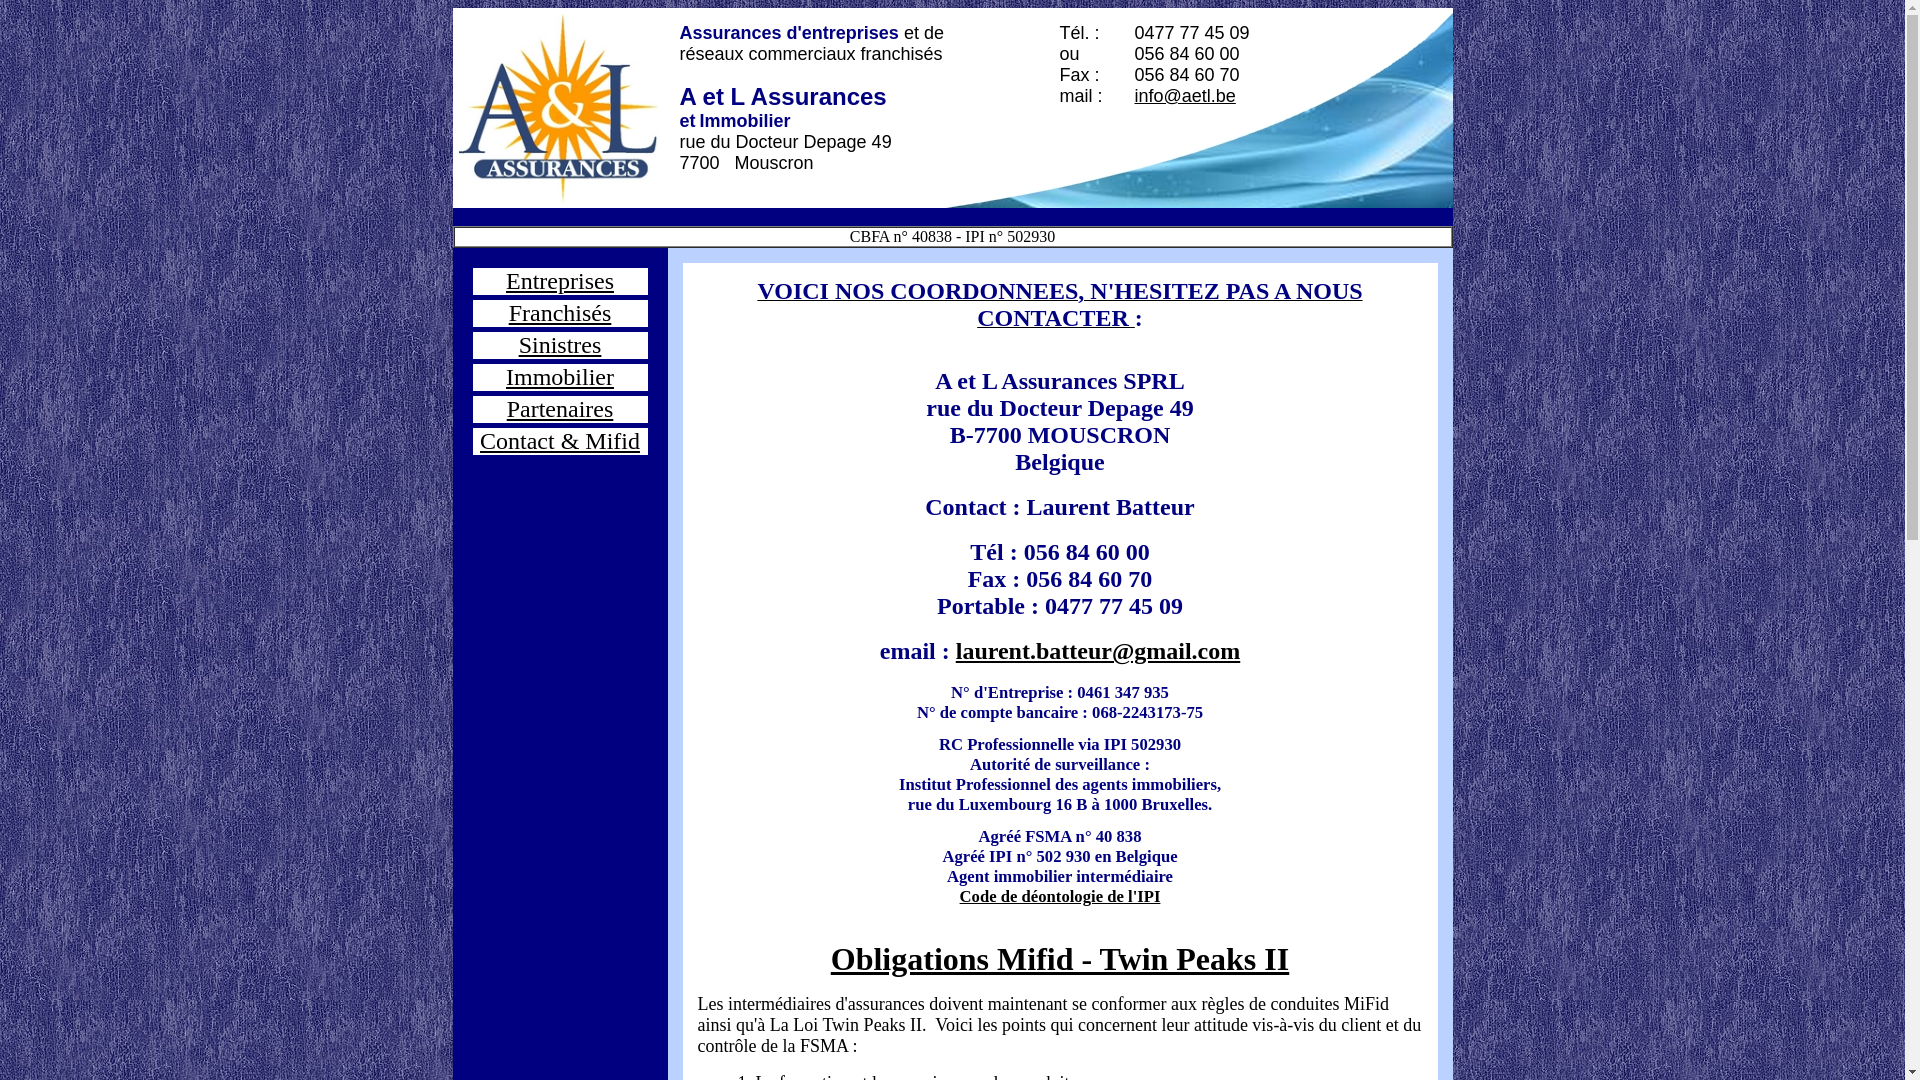  What do you see at coordinates (560, 343) in the screenshot?
I see `'Sinistres'` at bounding box center [560, 343].